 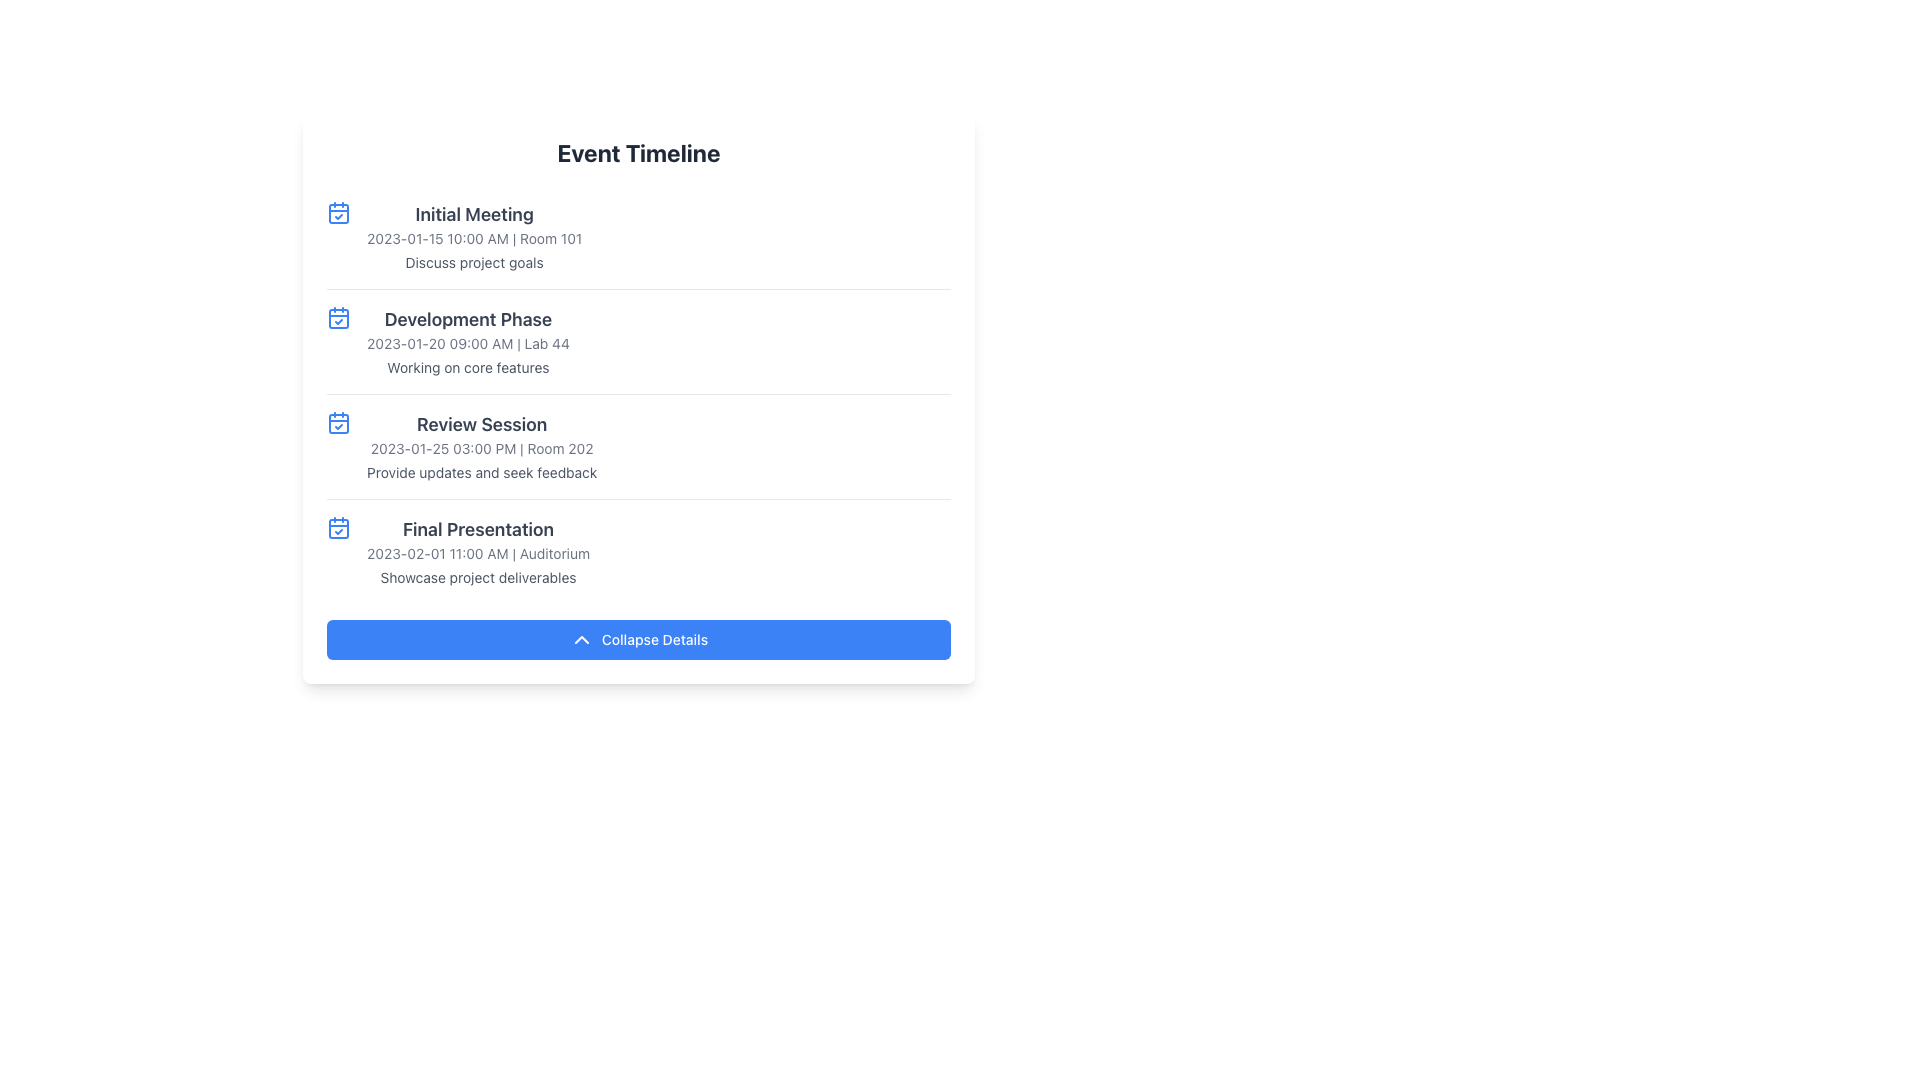 I want to click on the rectangular button with a blue background and white text saying 'Collapse Details', located at the bottom of the event timeline card, so click(x=637, y=640).